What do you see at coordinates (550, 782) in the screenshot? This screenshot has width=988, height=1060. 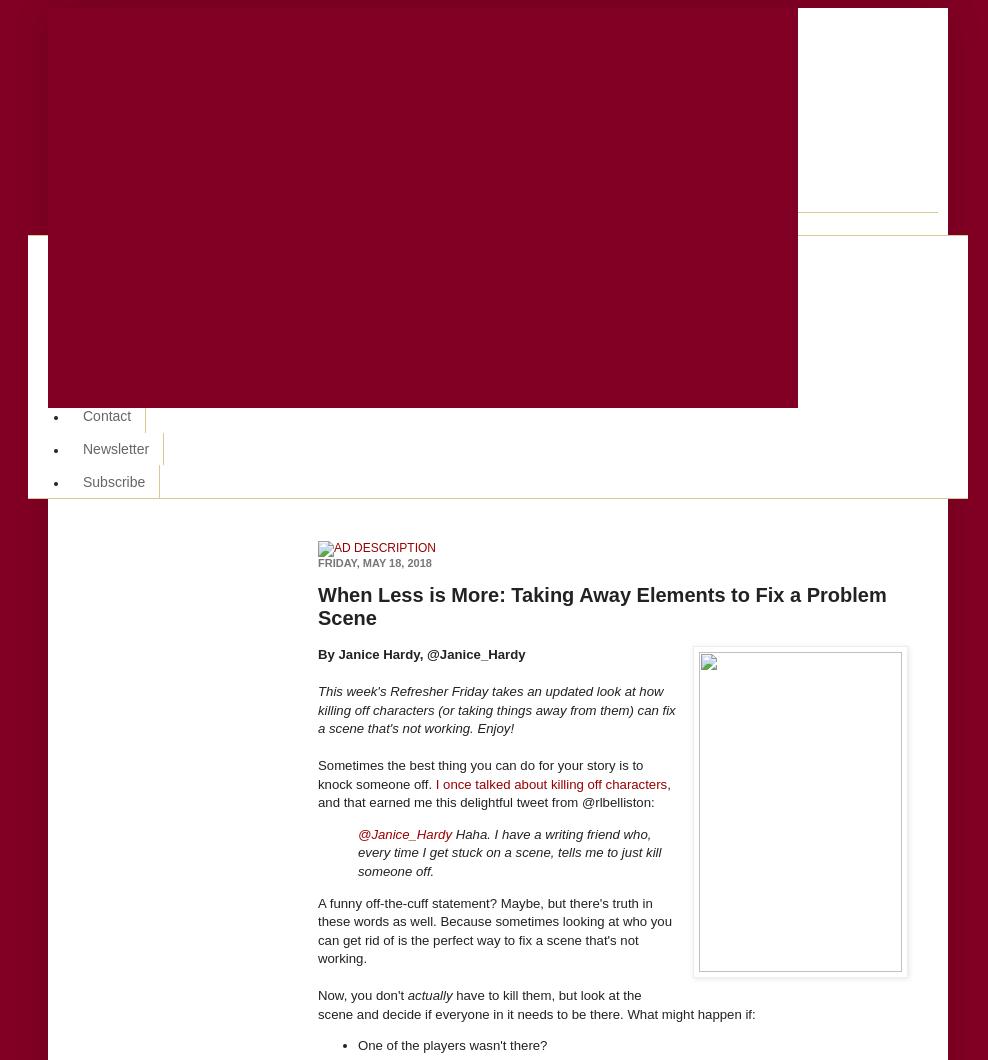 I see `'I once talked about killing off characters'` at bounding box center [550, 782].